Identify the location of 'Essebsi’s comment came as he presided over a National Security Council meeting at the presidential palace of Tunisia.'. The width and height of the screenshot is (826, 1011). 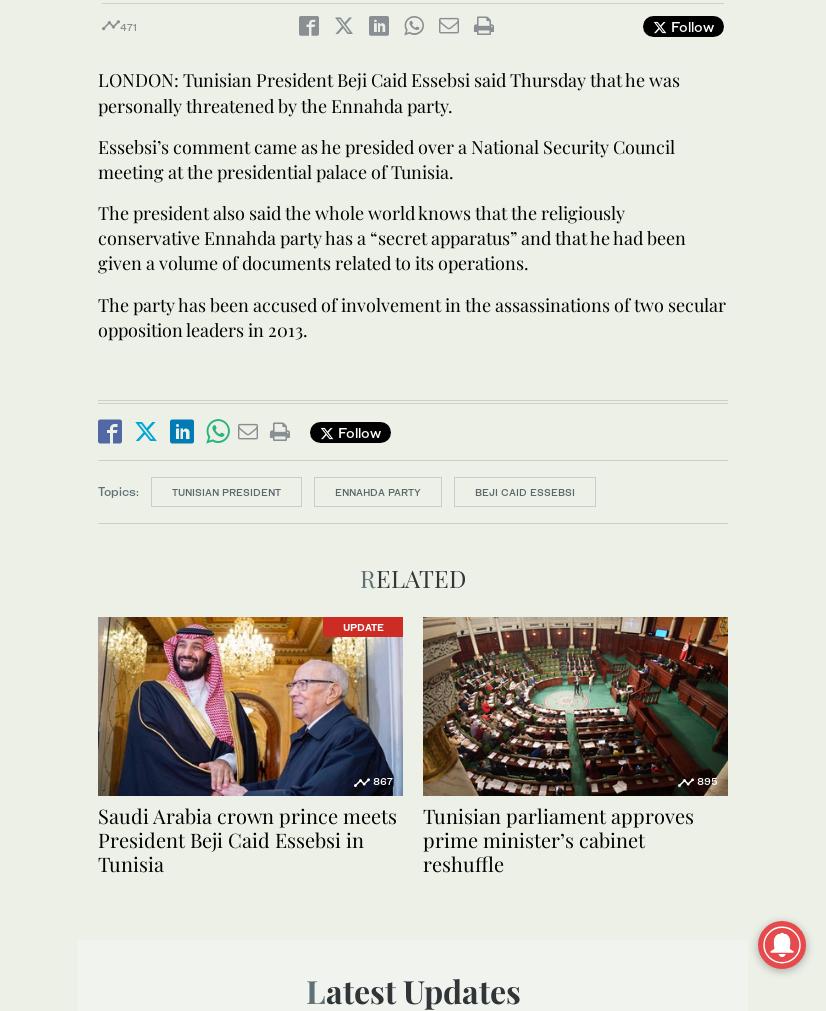
(96, 157).